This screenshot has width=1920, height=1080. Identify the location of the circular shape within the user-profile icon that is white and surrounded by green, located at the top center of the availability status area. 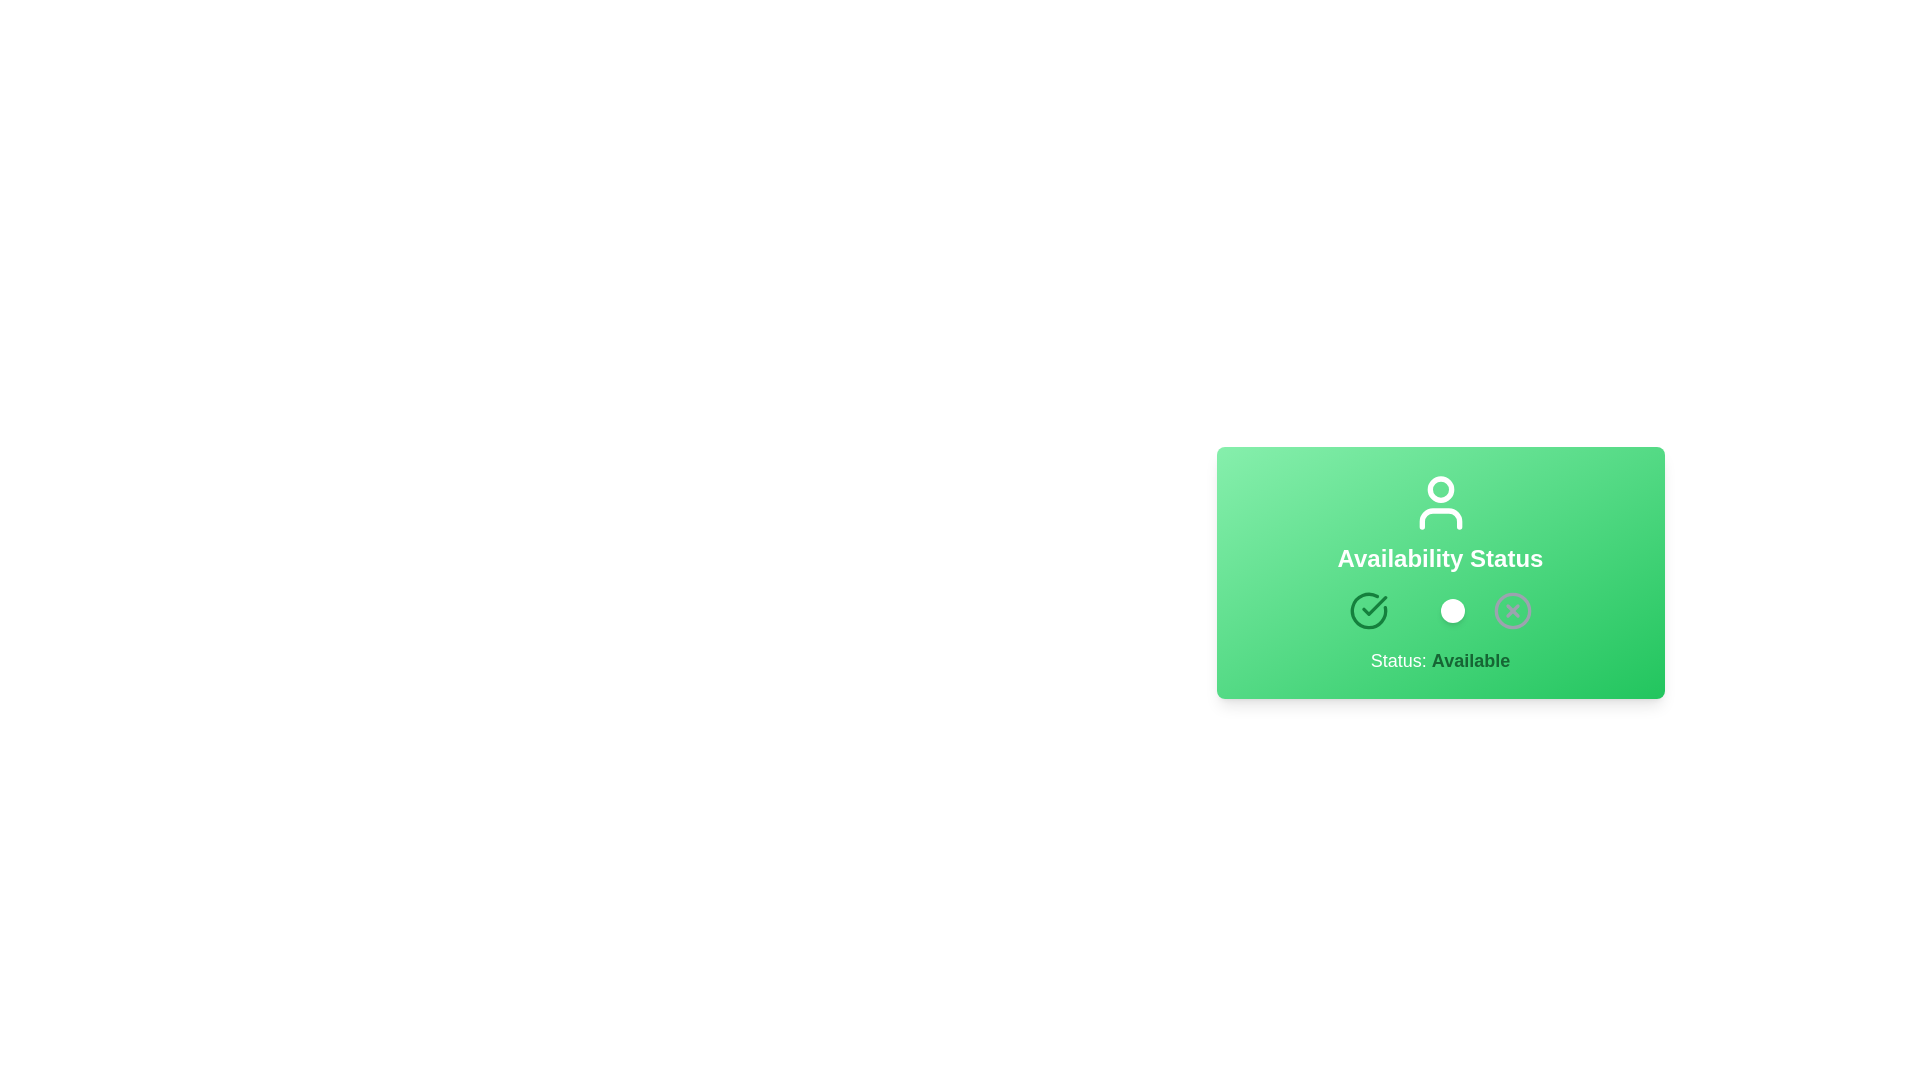
(1440, 489).